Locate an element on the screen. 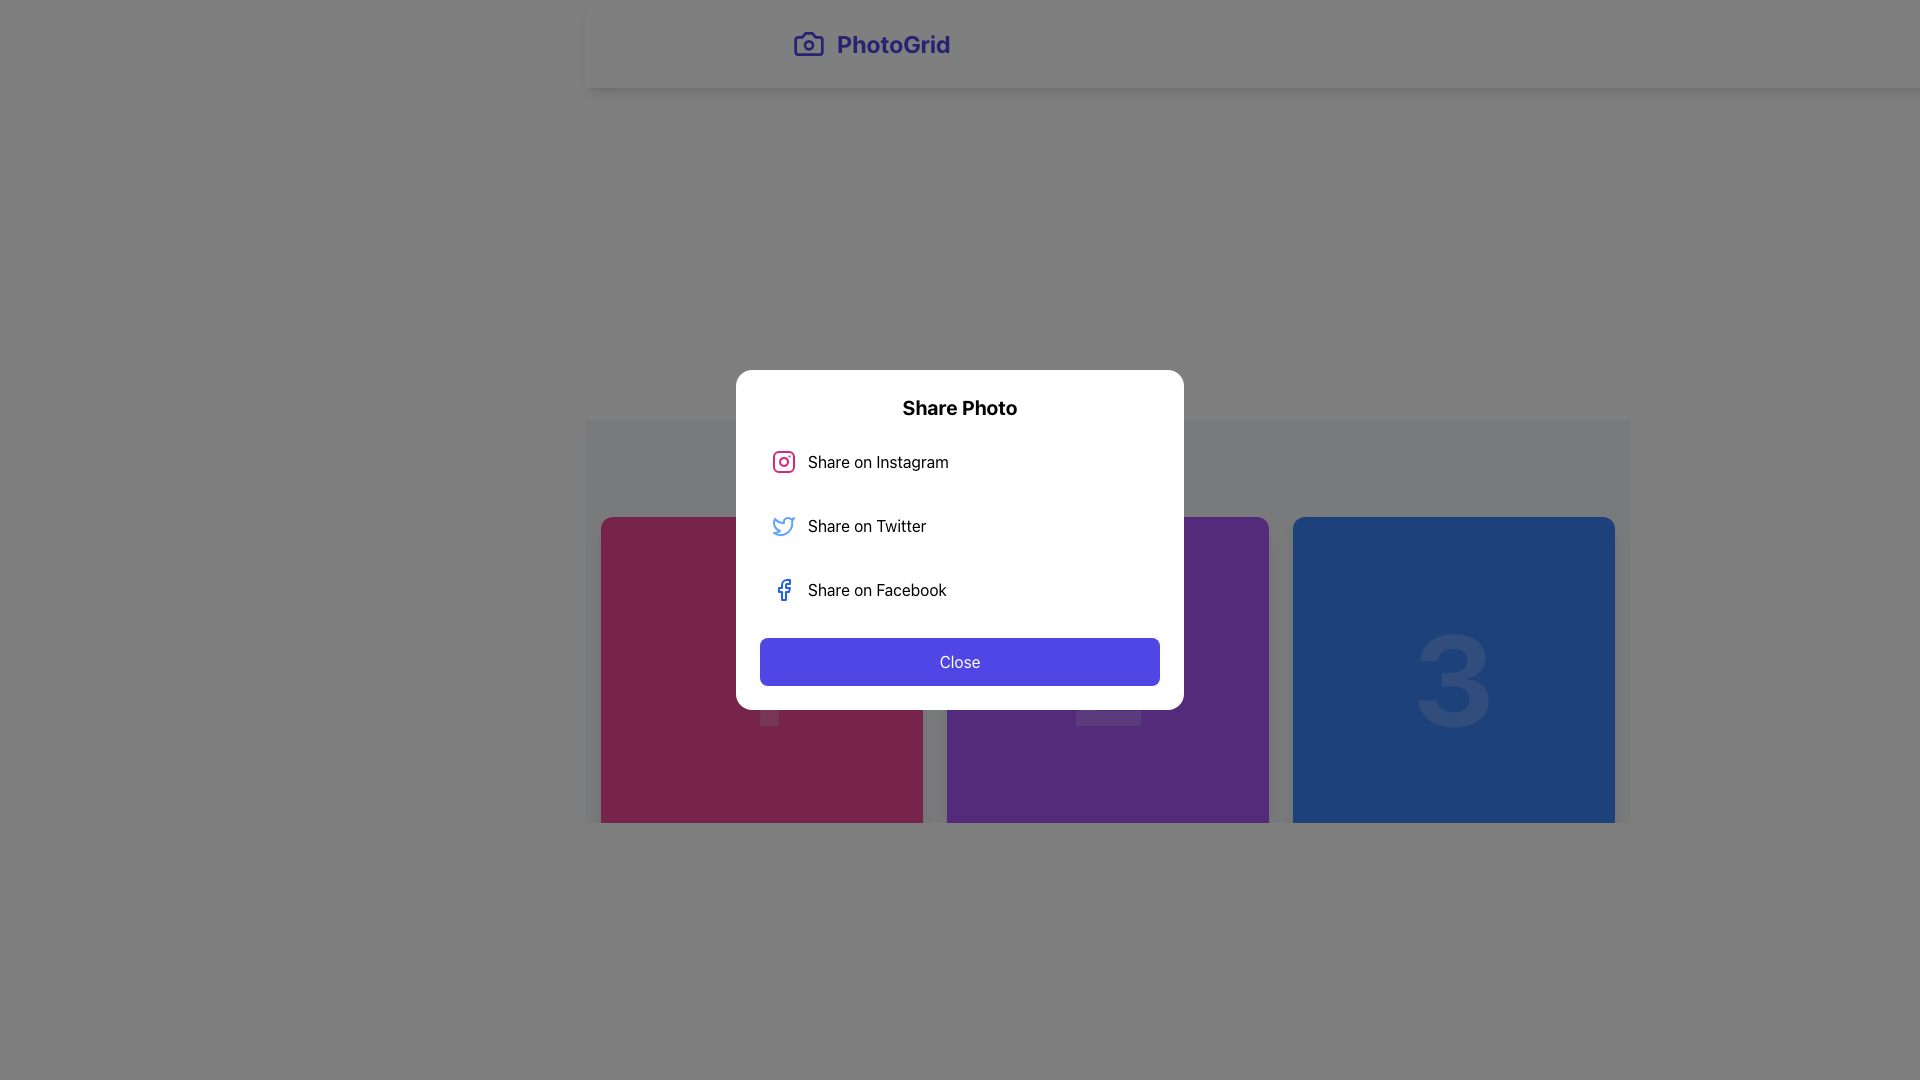  the camera icon in the PhotoGrid logo, which is a dark blue SVG graphic located near the top center of the interface is located at coordinates (809, 42).